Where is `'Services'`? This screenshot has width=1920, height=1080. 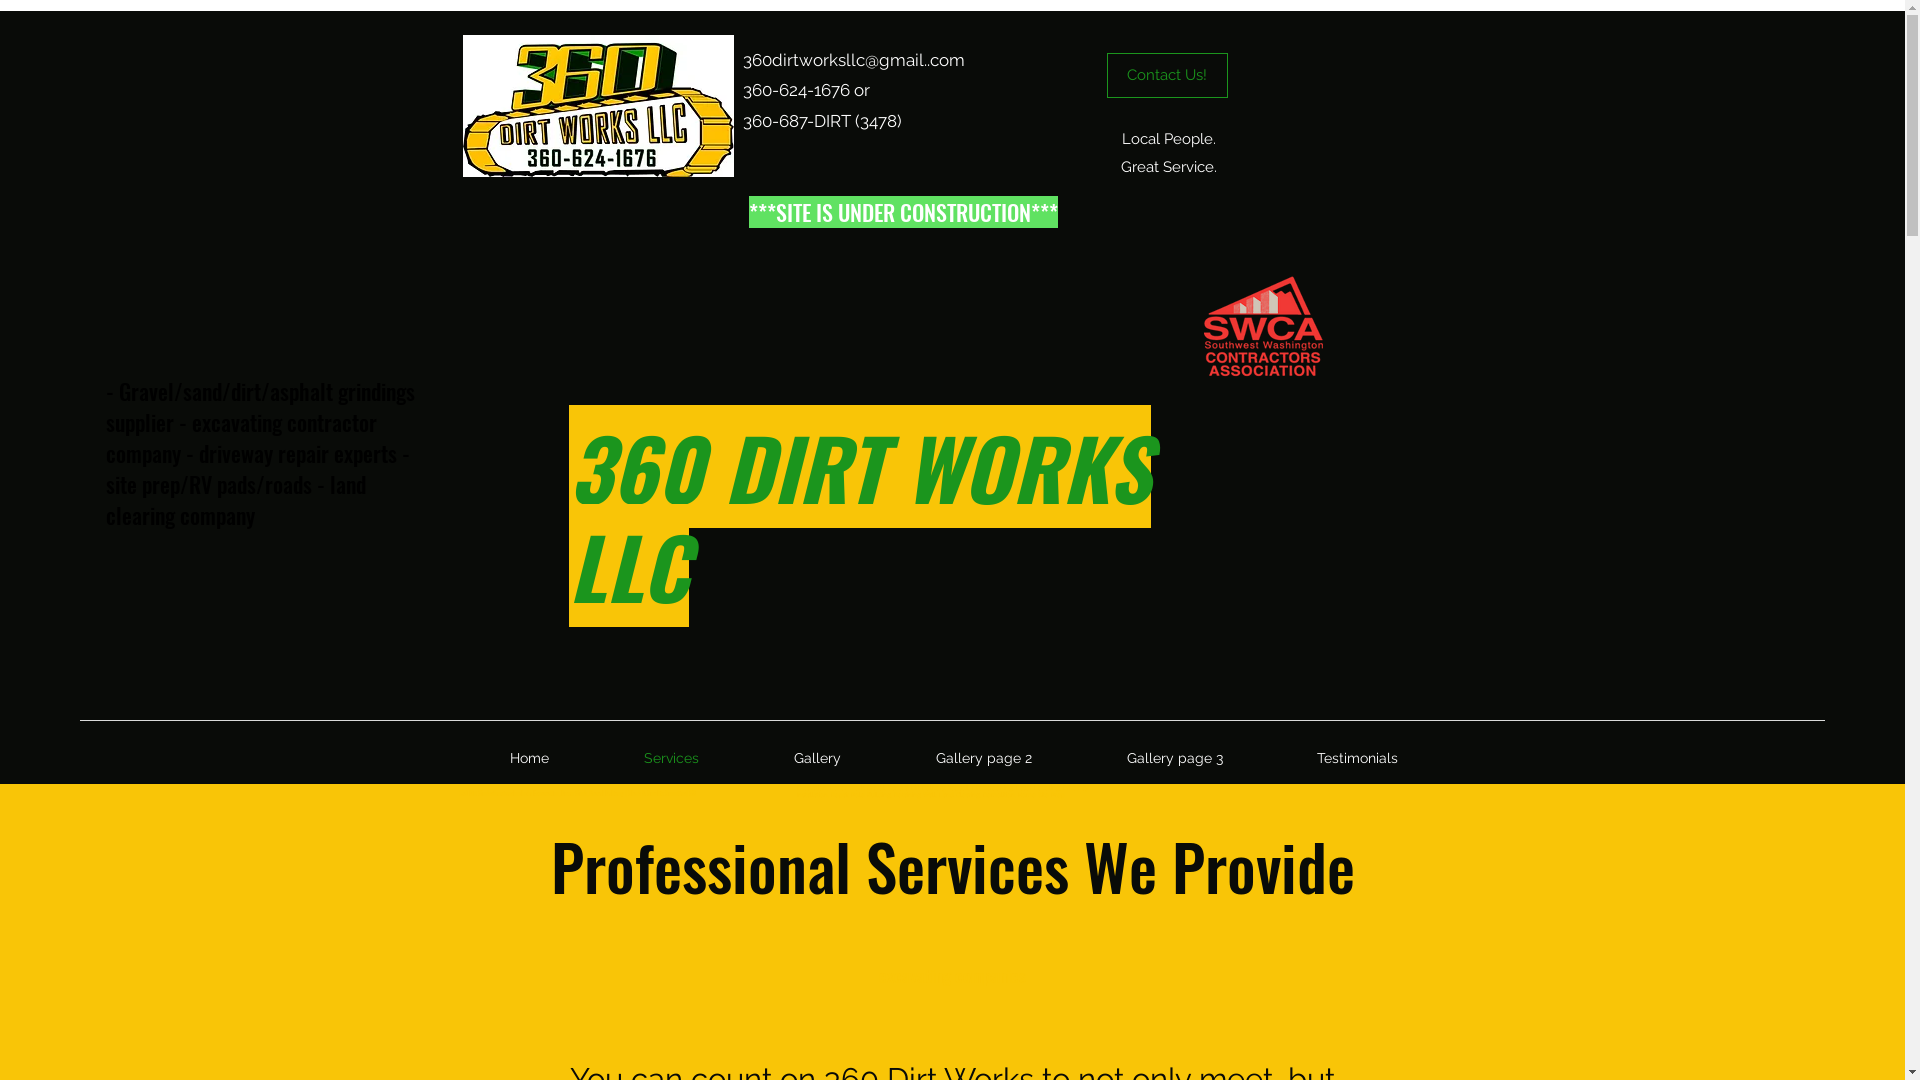 'Services' is located at coordinates (671, 758).